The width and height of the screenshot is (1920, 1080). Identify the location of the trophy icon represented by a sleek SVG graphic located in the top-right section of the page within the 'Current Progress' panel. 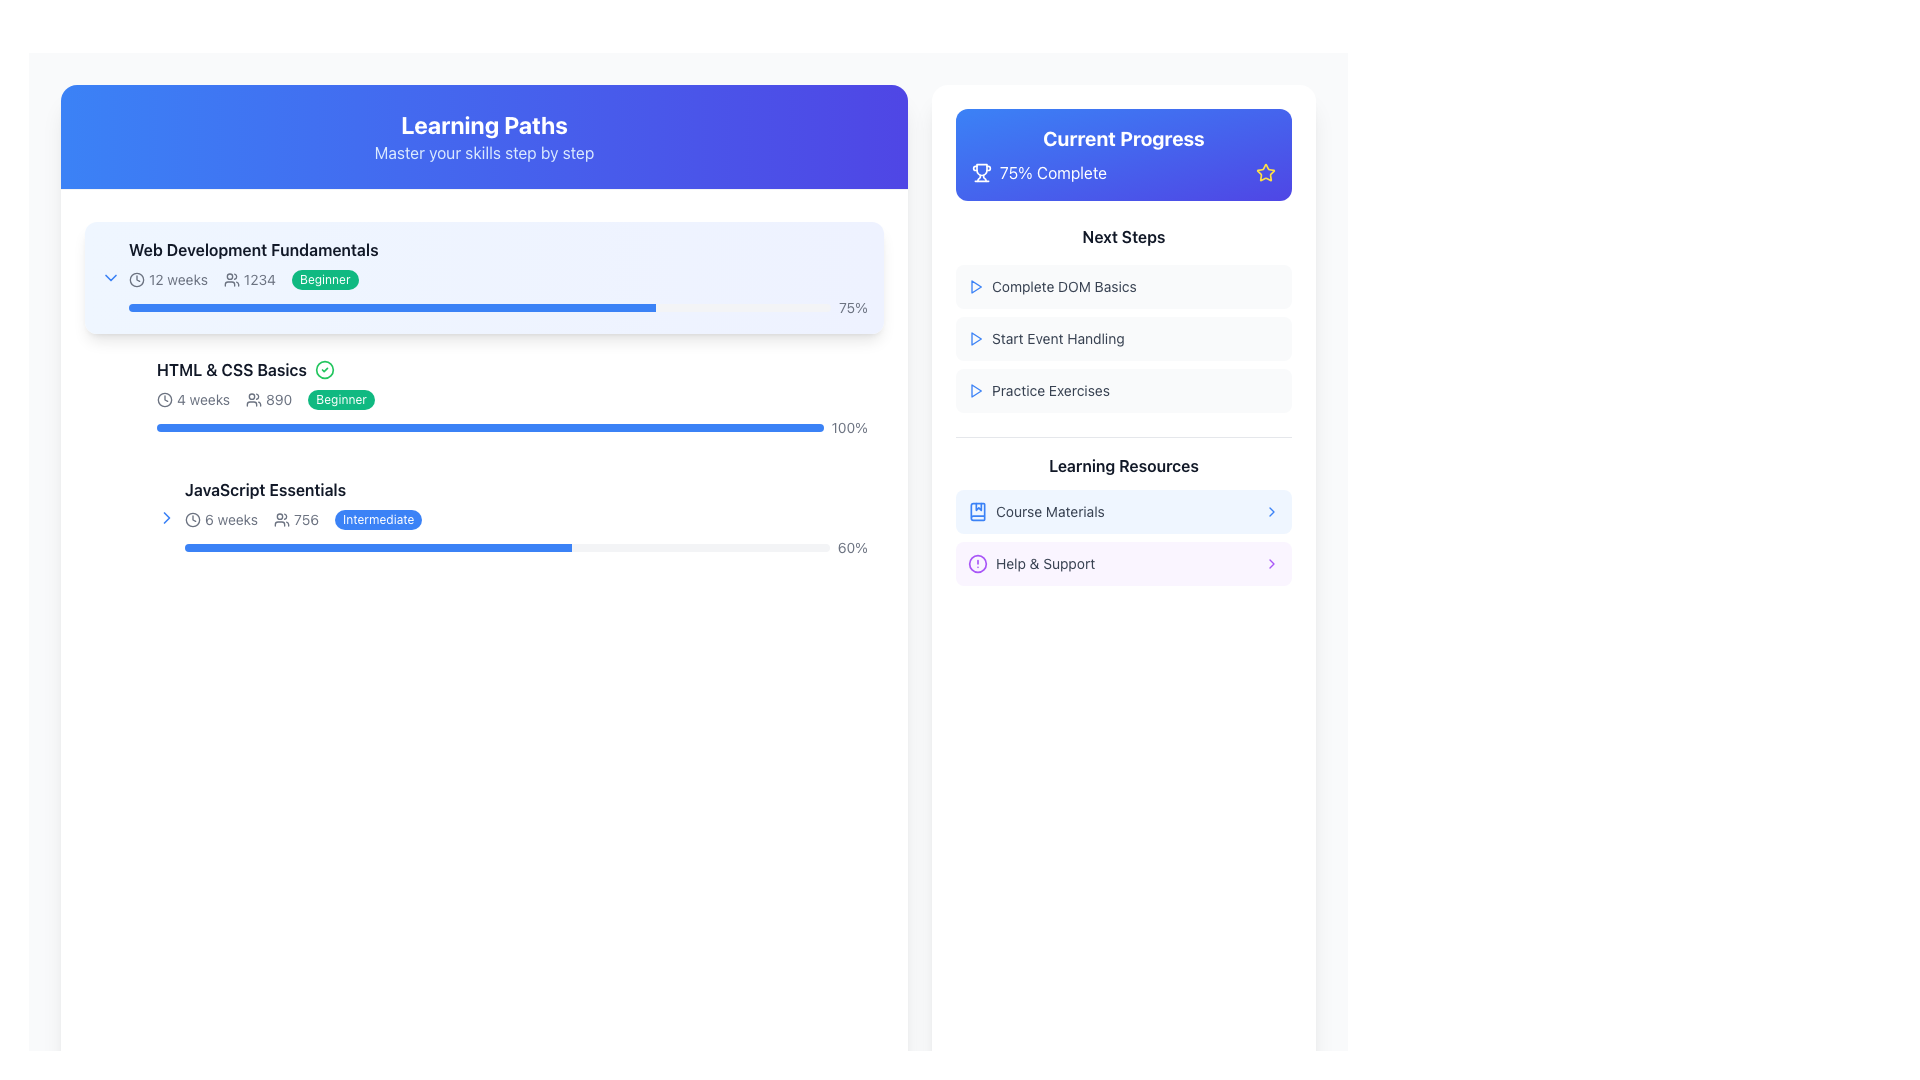
(982, 168).